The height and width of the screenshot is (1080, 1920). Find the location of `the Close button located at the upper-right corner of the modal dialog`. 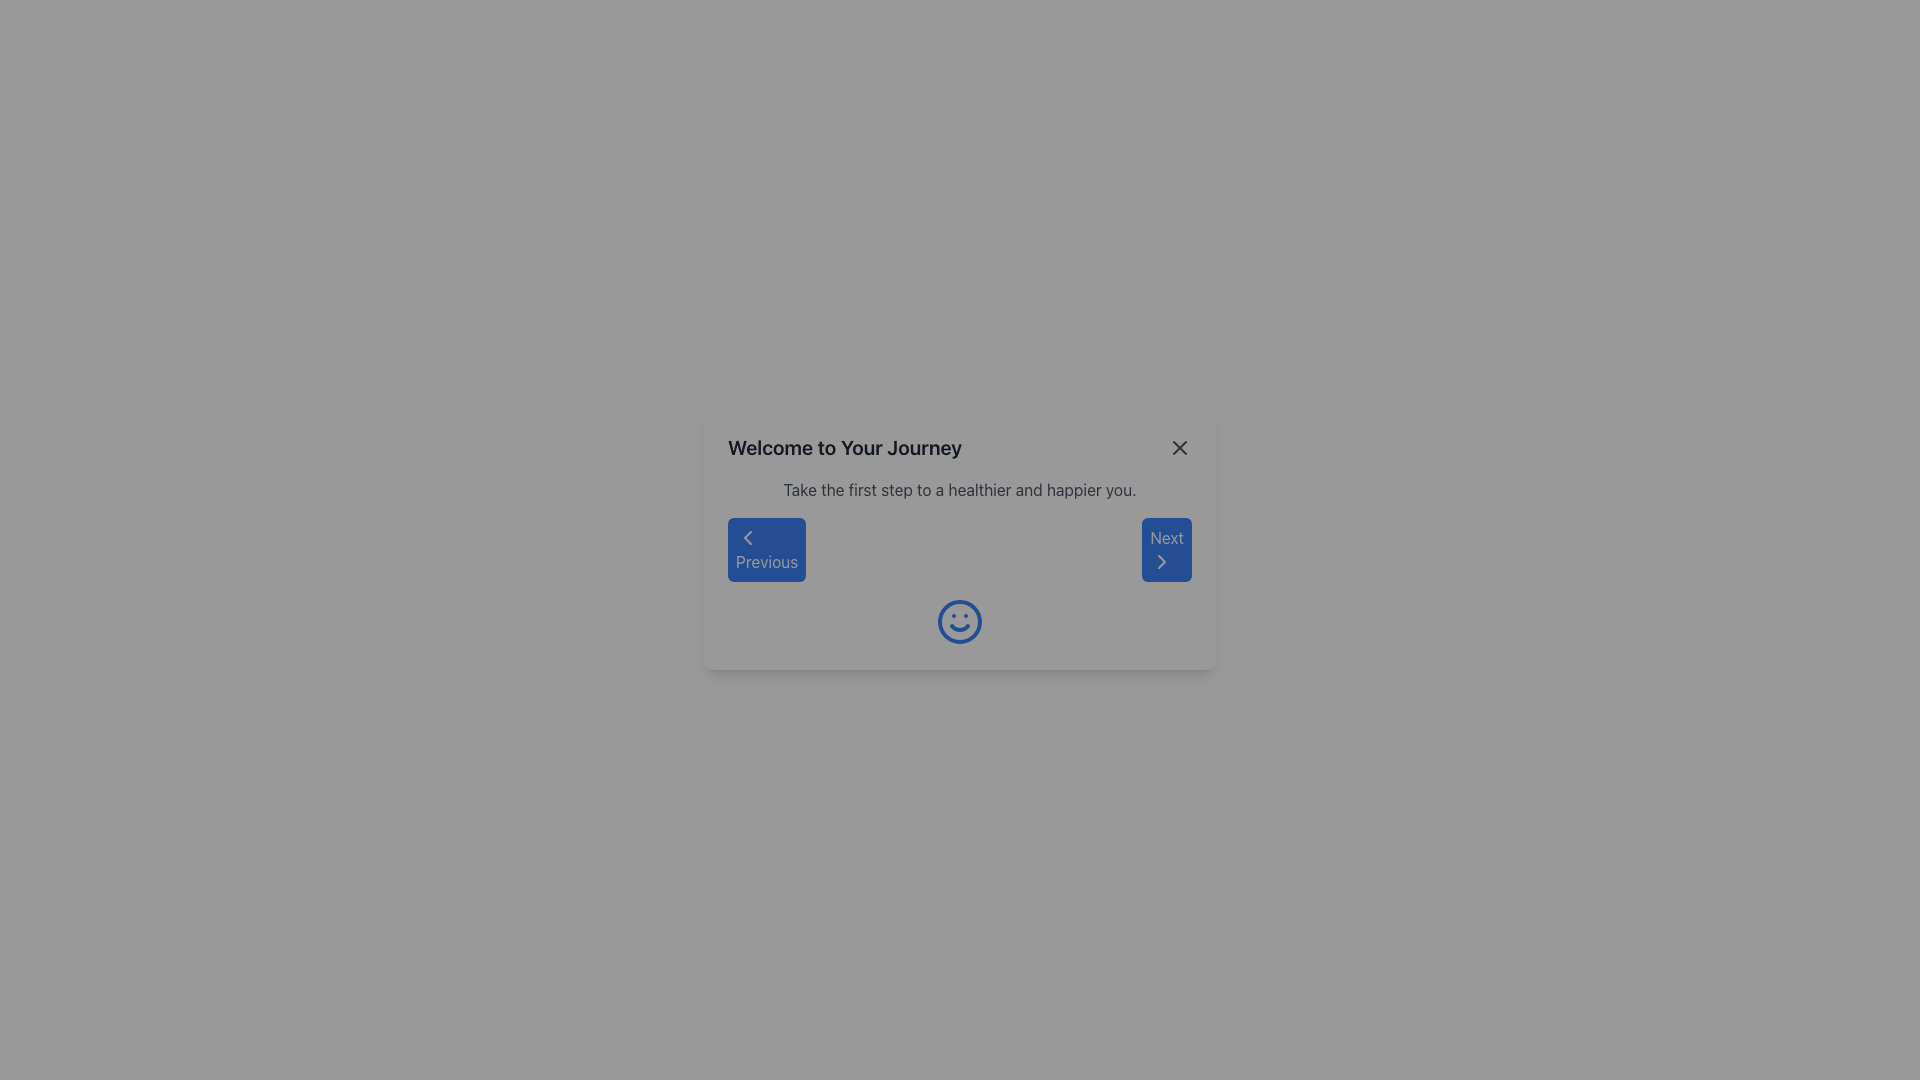

the Close button located at the upper-right corner of the modal dialog is located at coordinates (1180, 446).